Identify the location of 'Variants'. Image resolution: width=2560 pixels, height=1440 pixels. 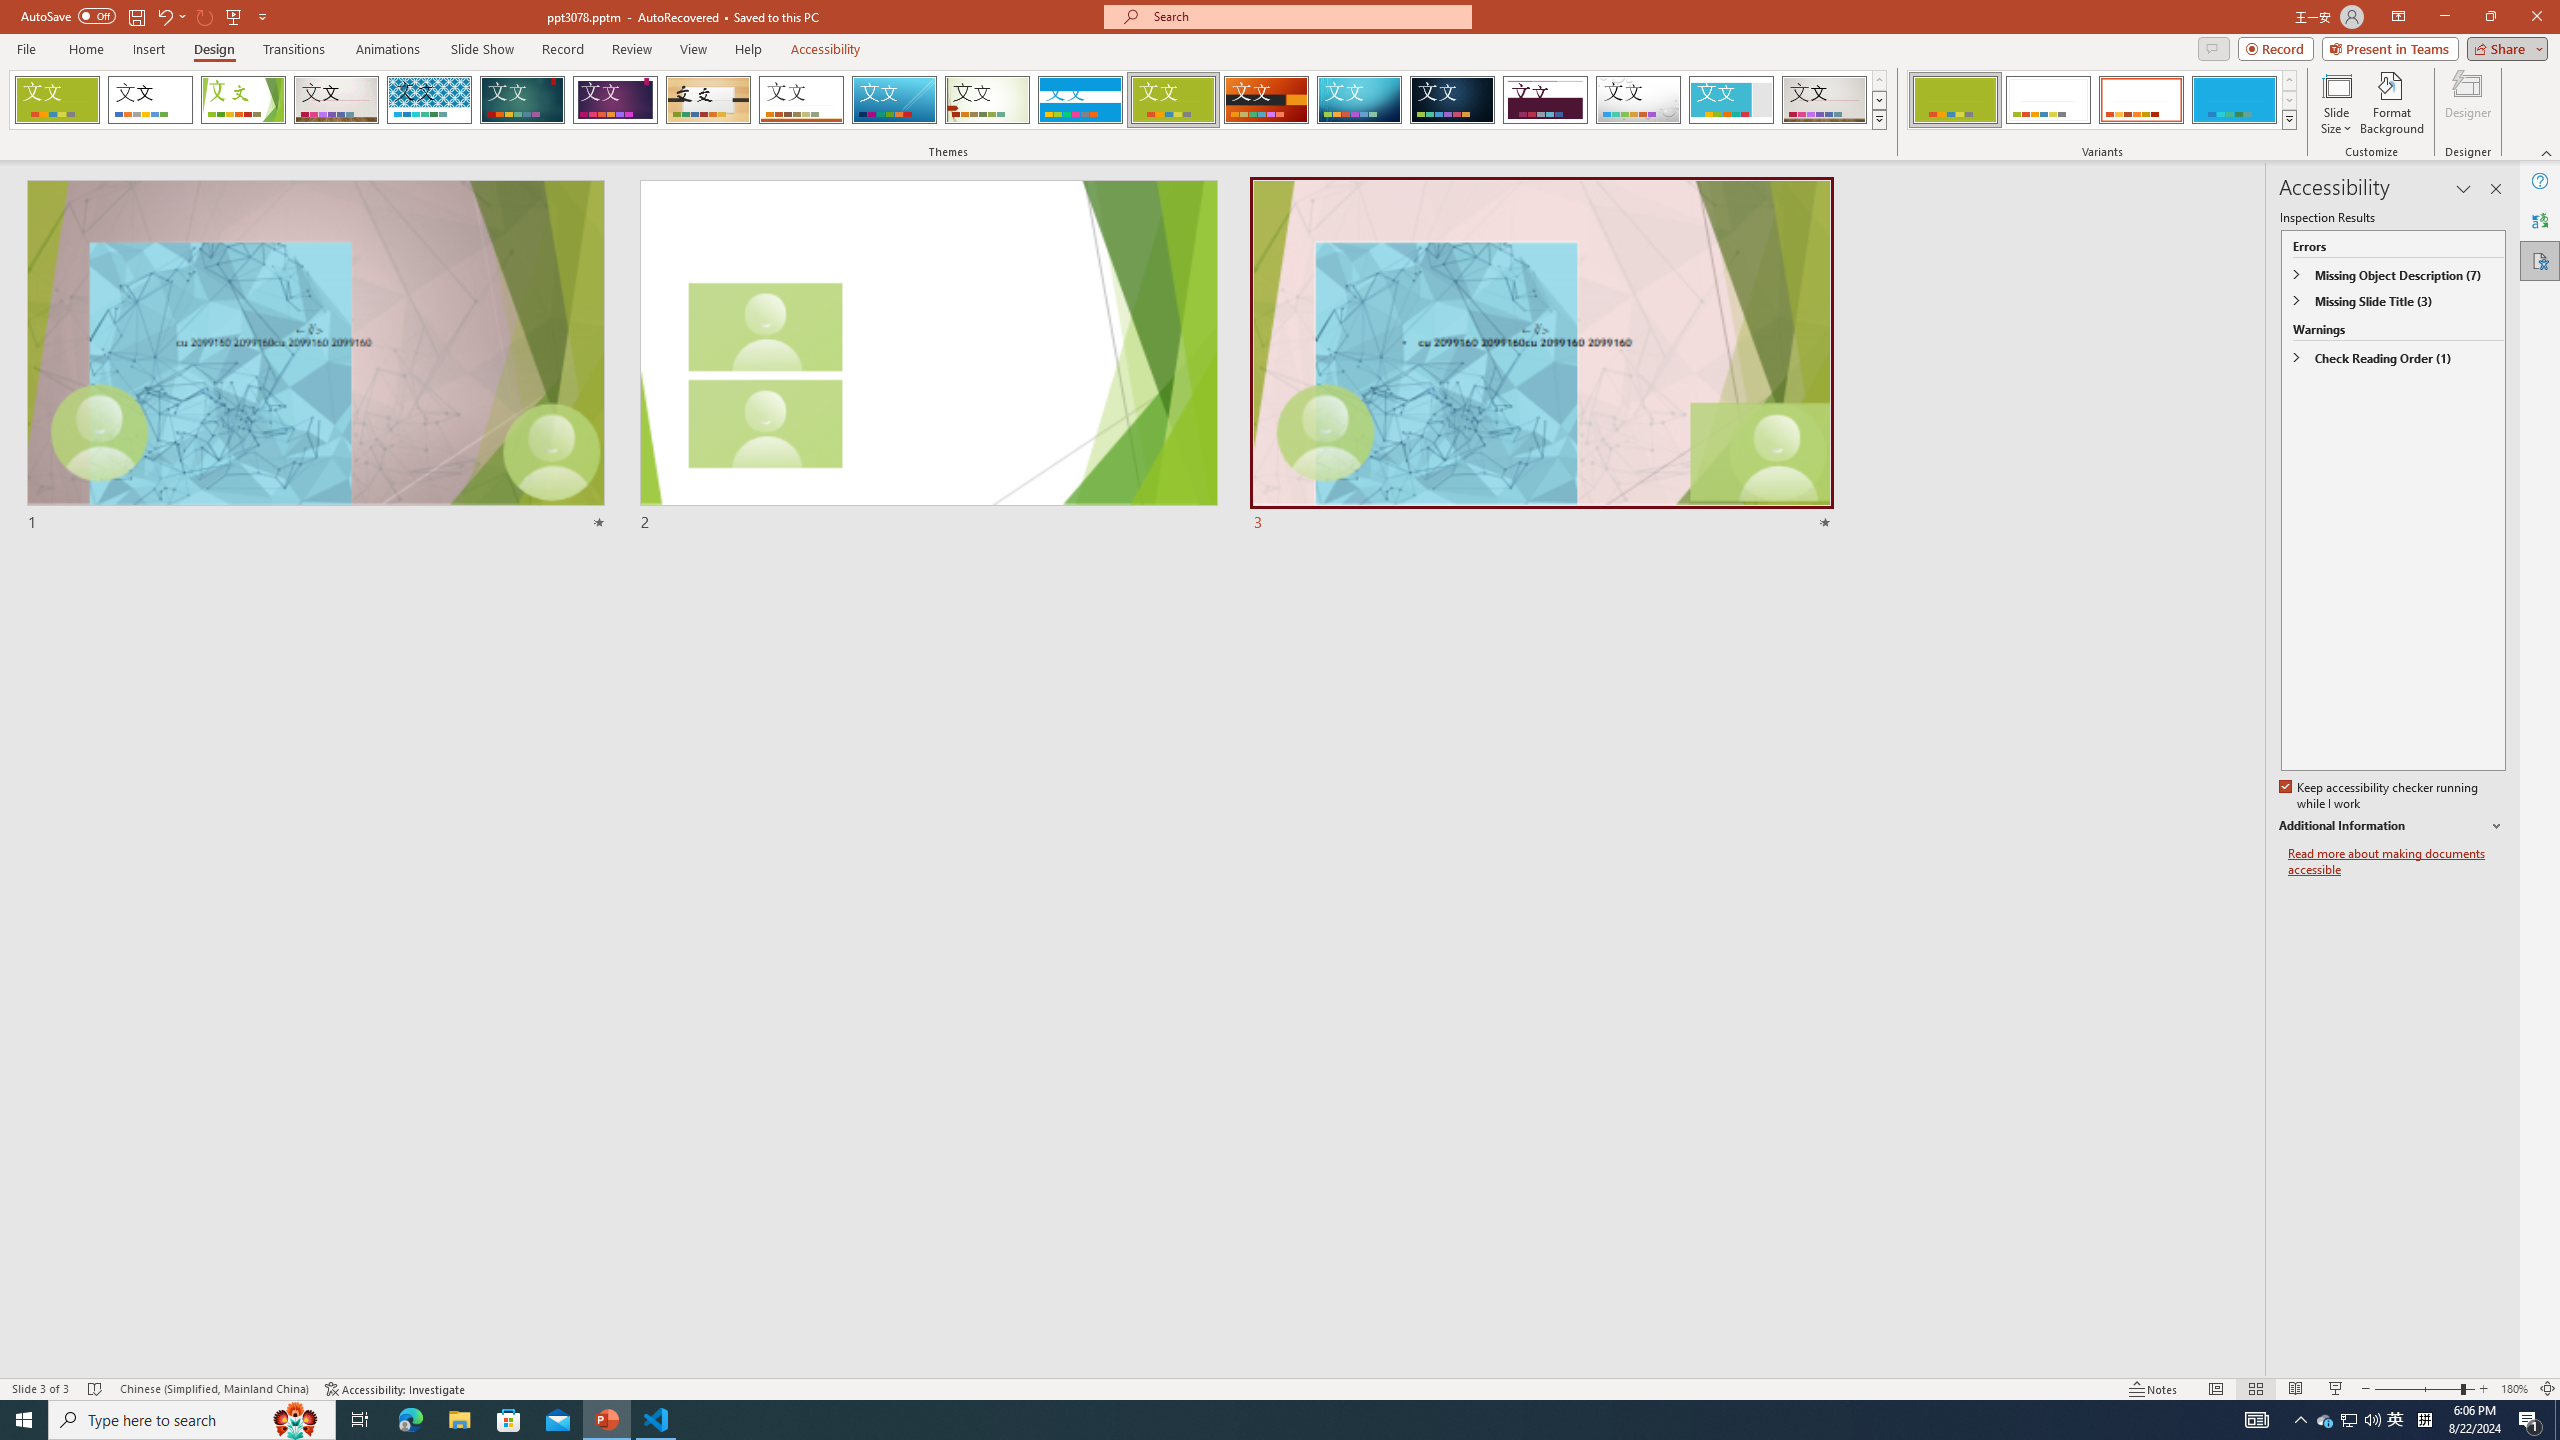
(2287, 118).